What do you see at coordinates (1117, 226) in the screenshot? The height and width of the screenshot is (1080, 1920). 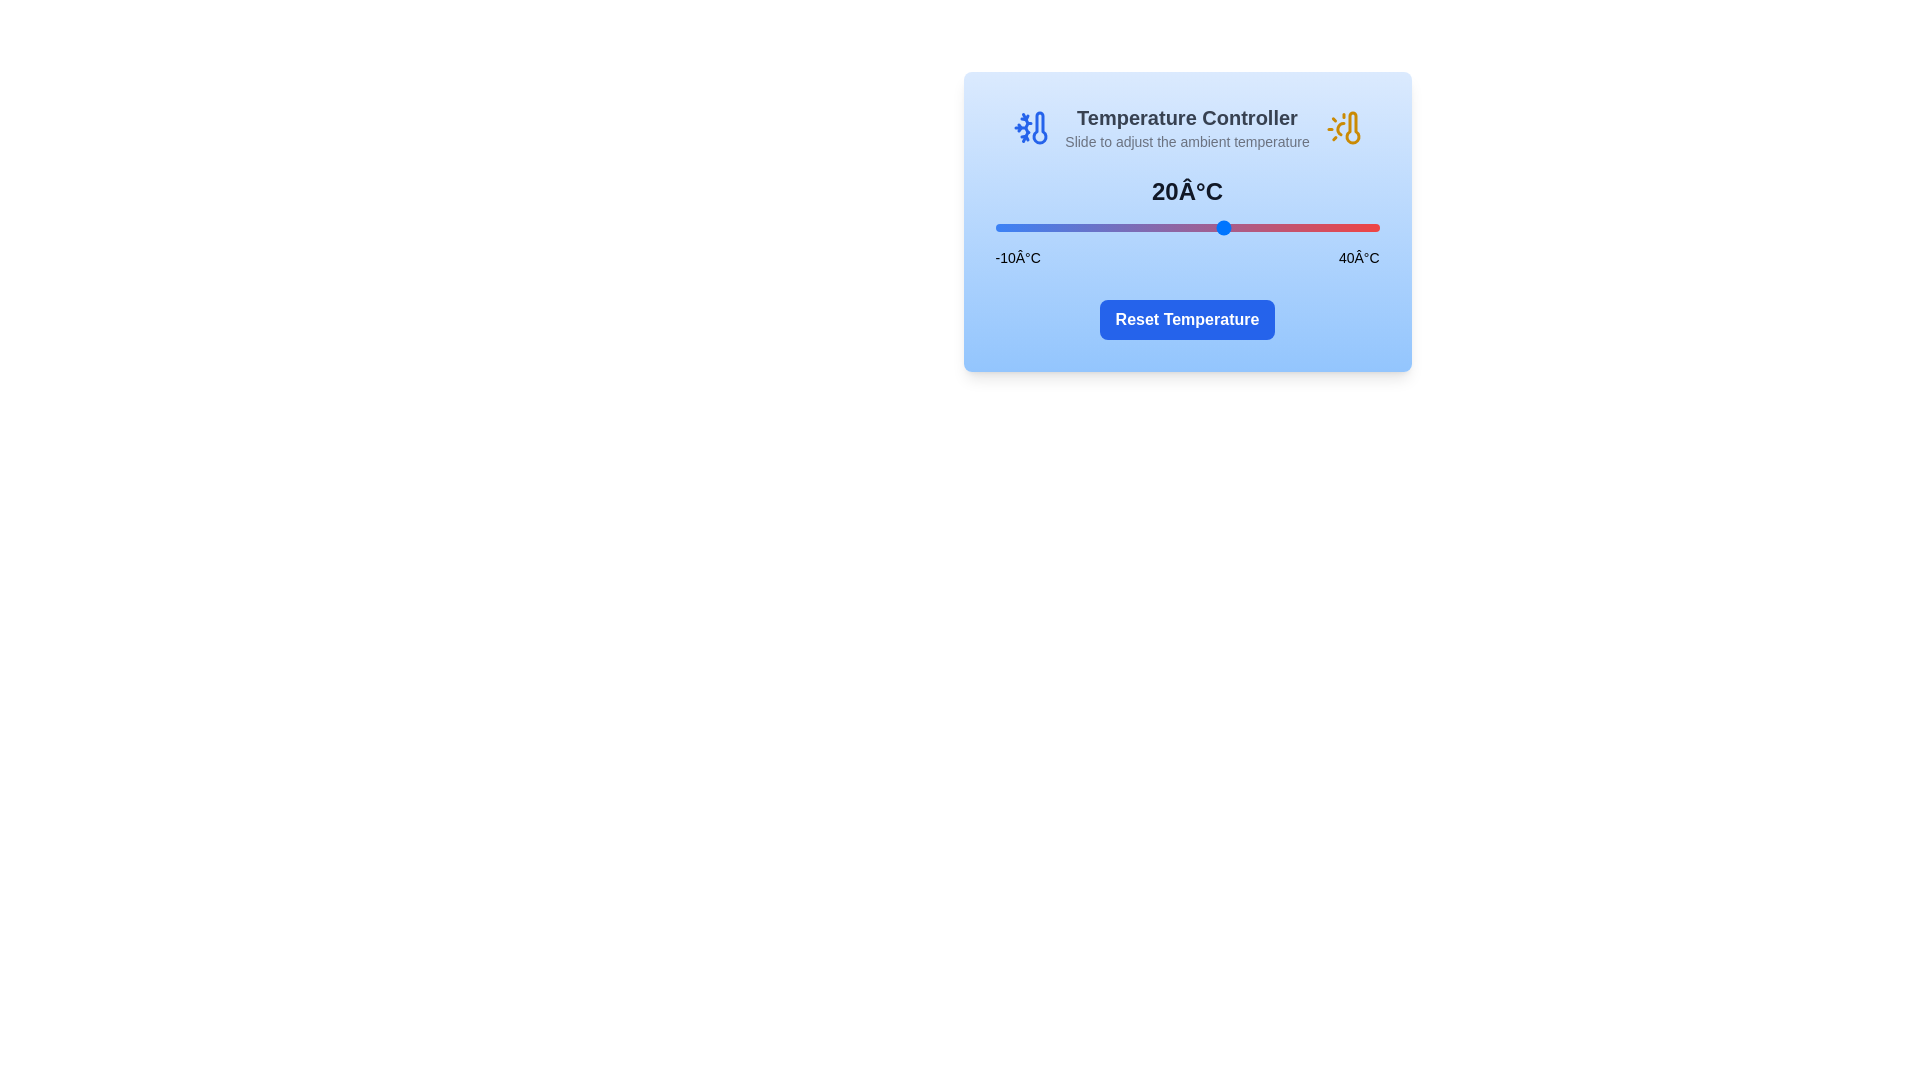 I see `the temperature` at bounding box center [1117, 226].